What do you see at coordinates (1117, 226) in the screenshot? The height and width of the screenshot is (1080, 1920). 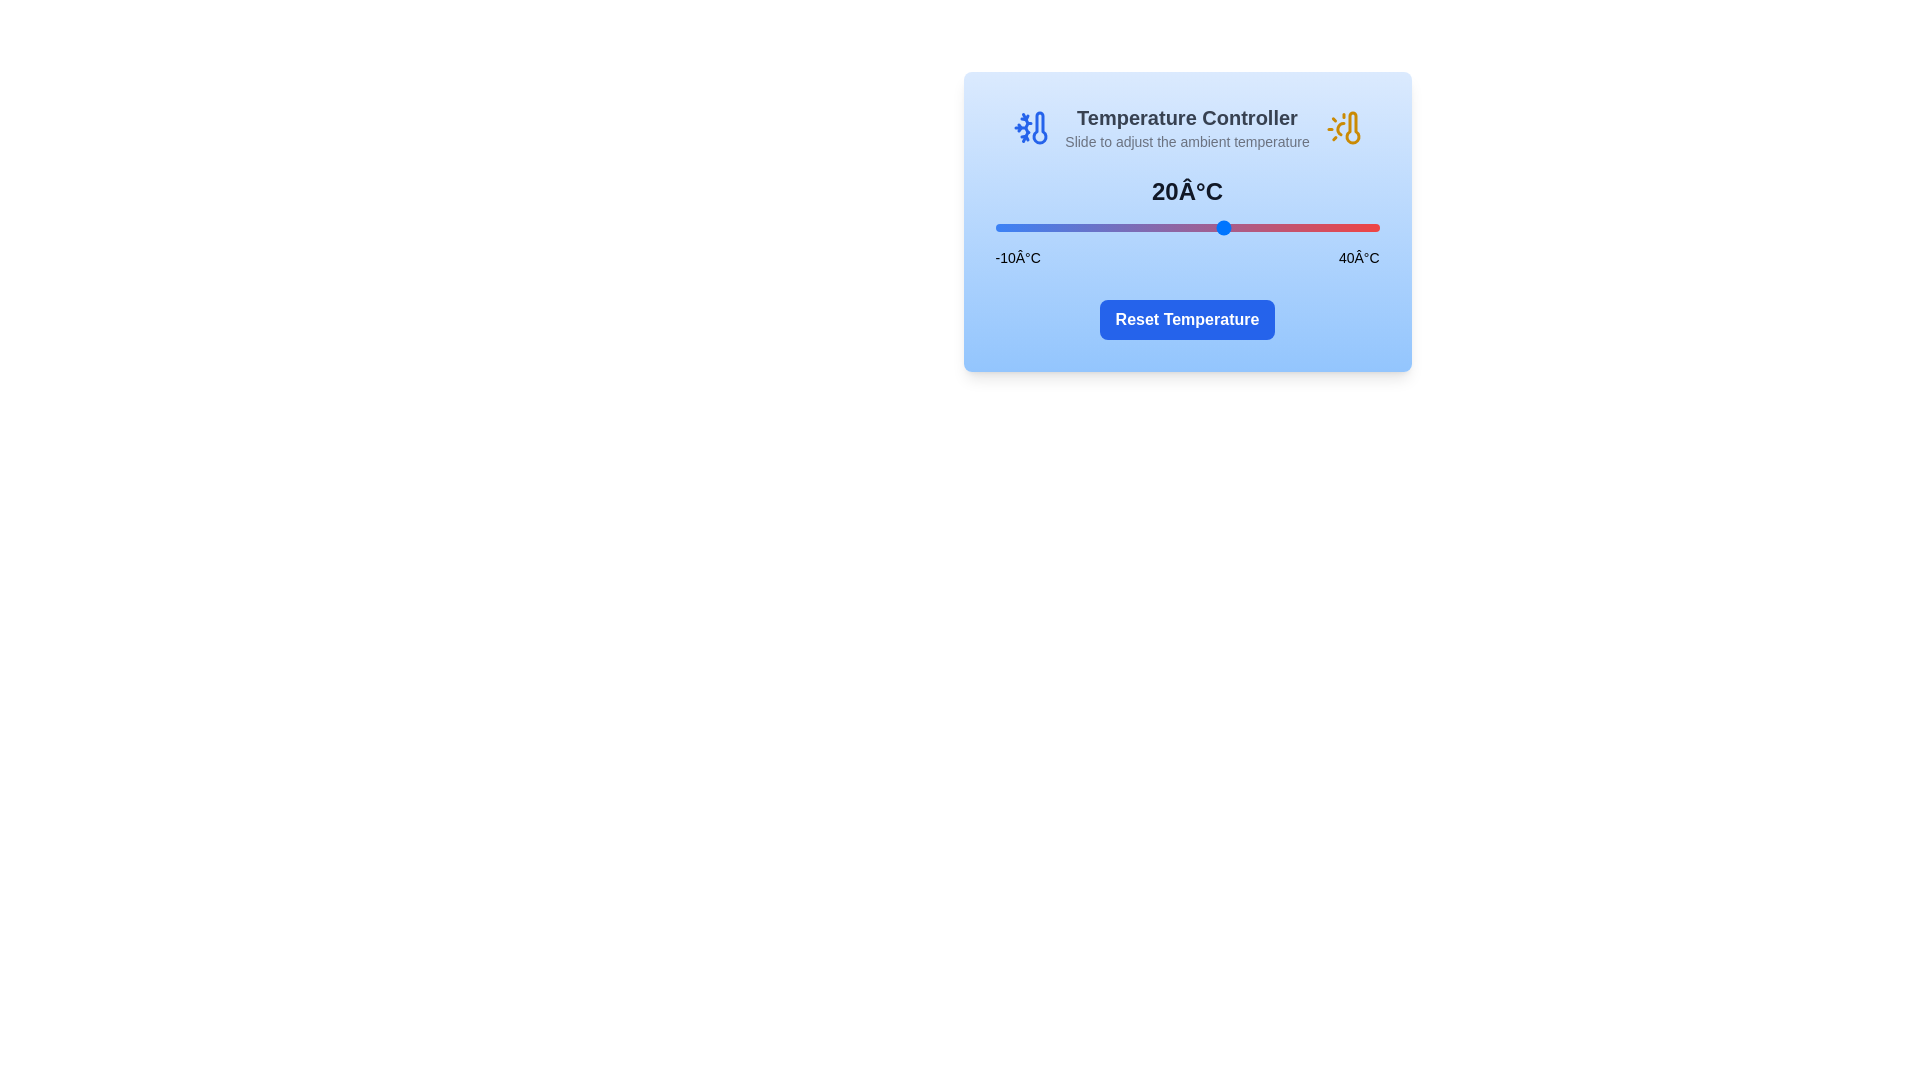 I see `the temperature` at bounding box center [1117, 226].